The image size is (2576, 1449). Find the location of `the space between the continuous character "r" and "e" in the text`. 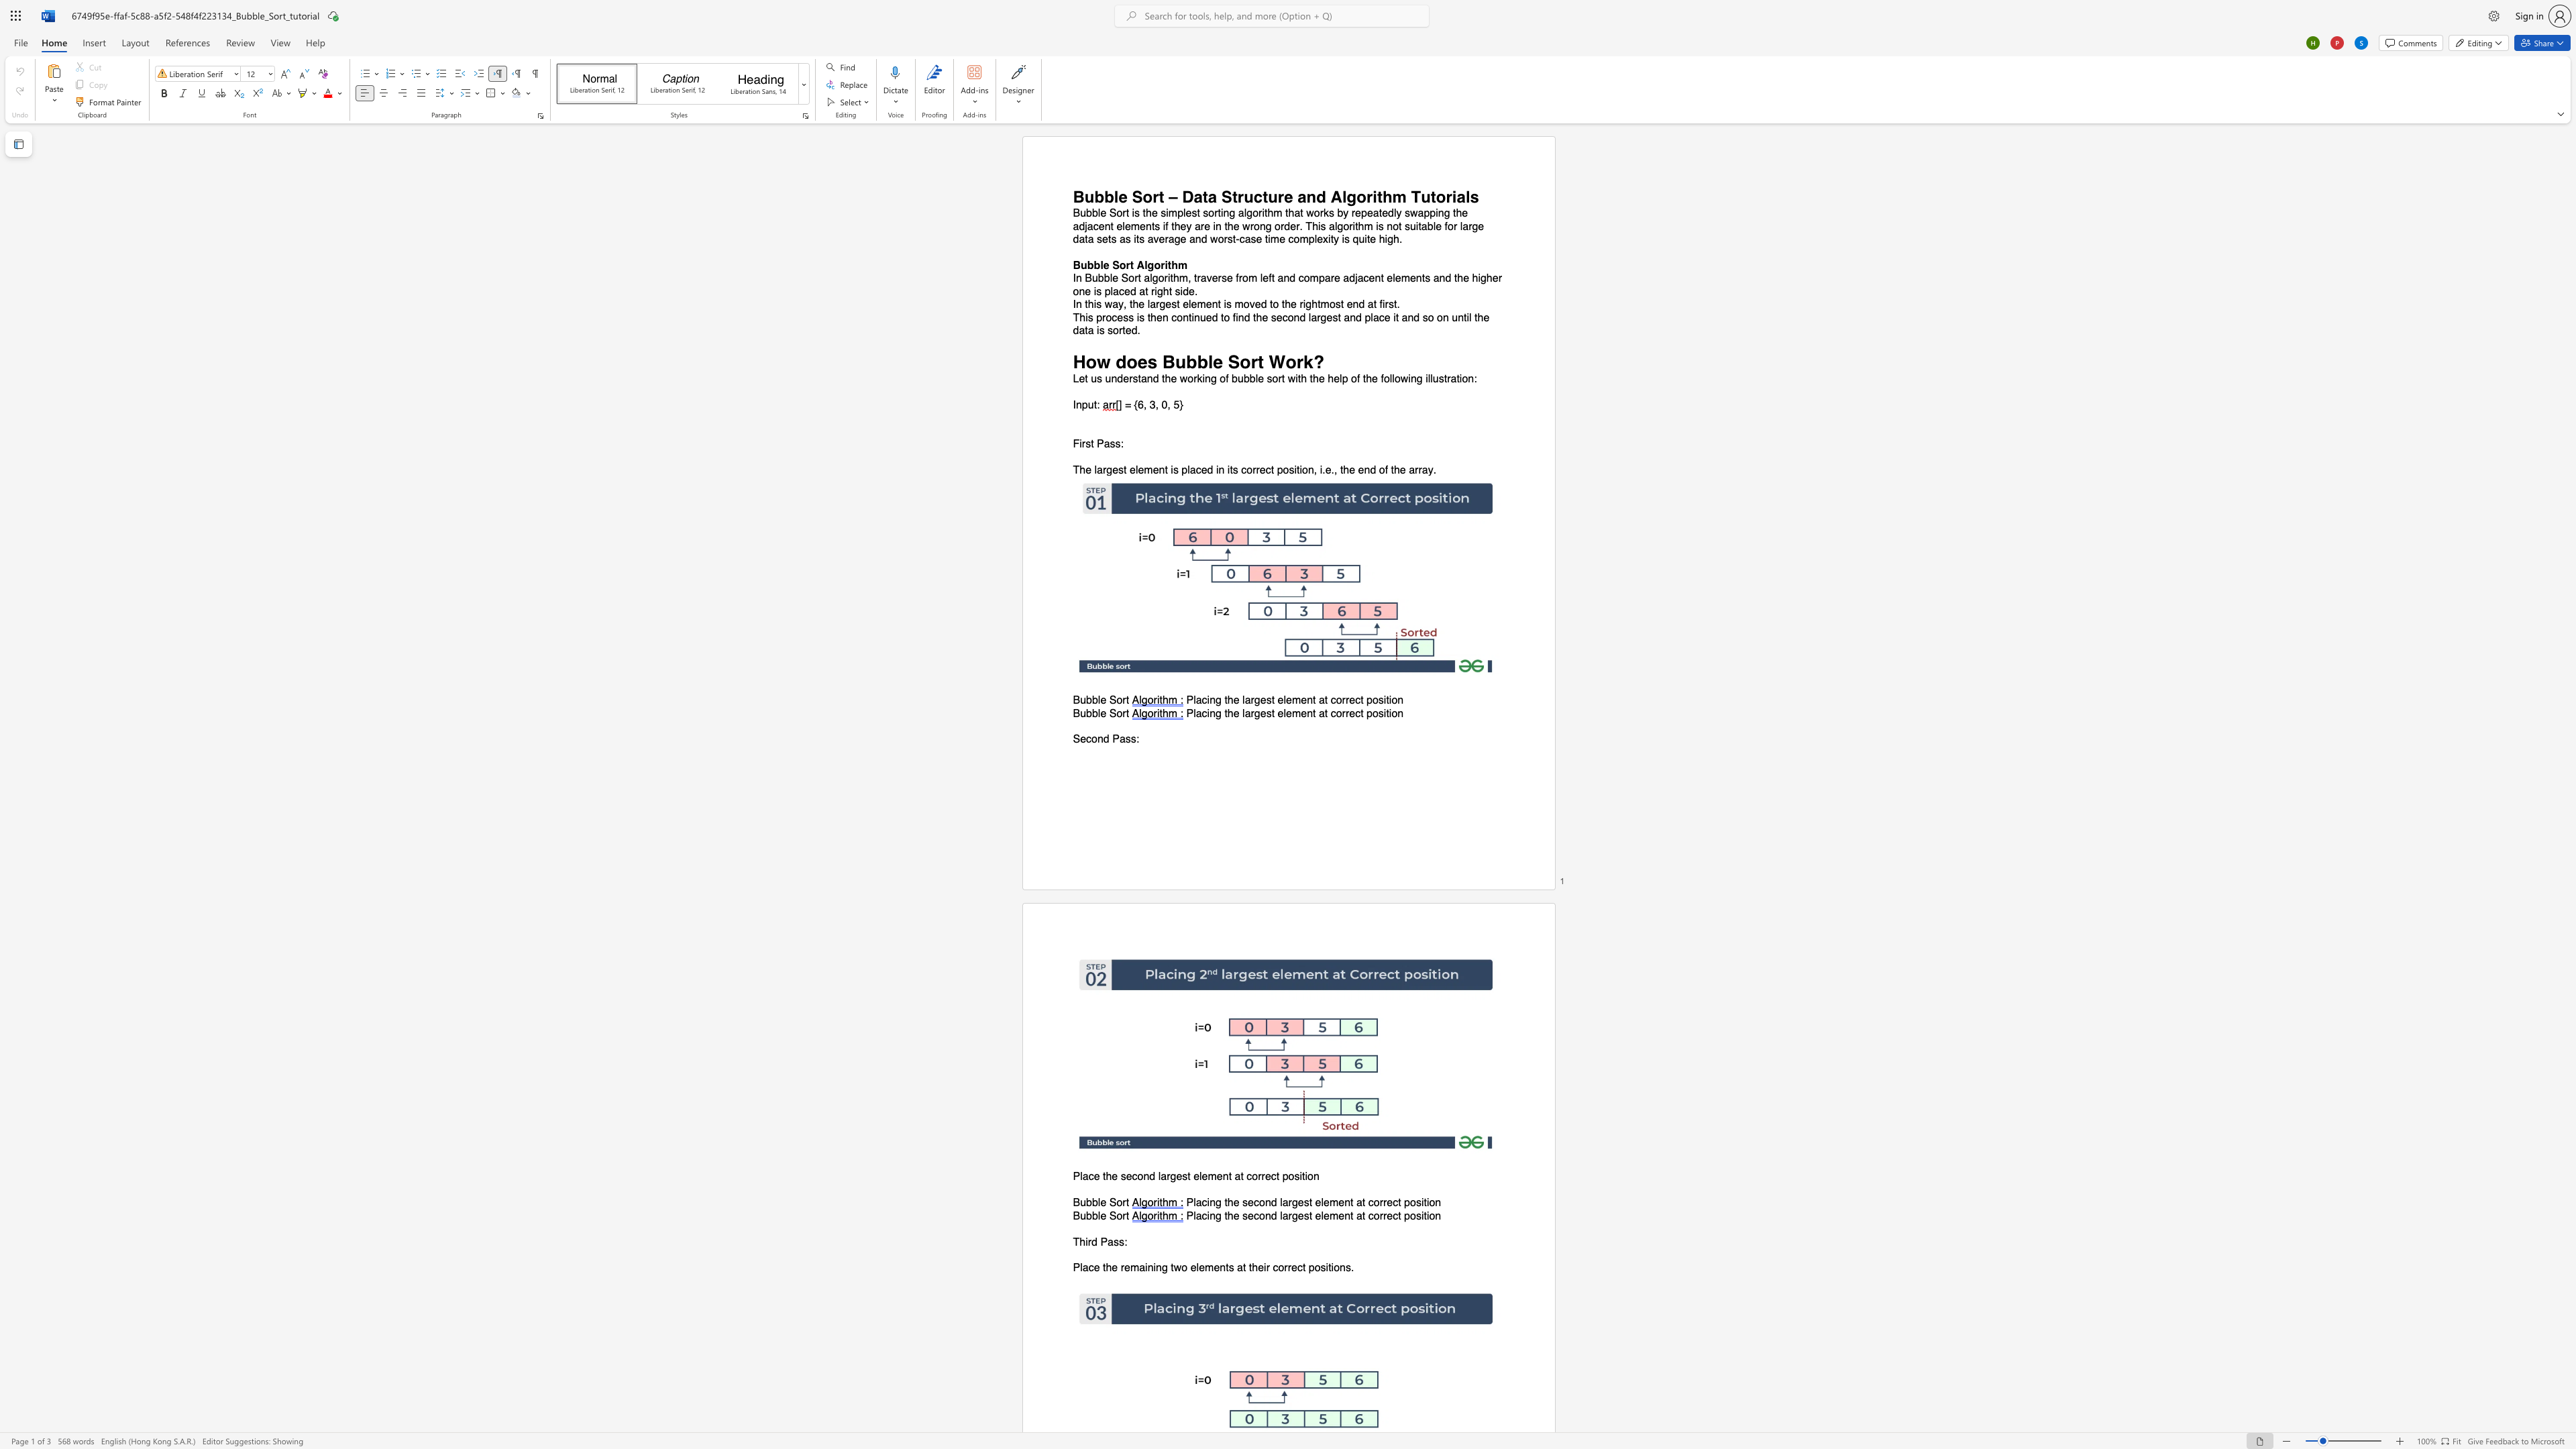

the space between the continuous character "r" and "e" in the text is located at coordinates (1264, 1177).